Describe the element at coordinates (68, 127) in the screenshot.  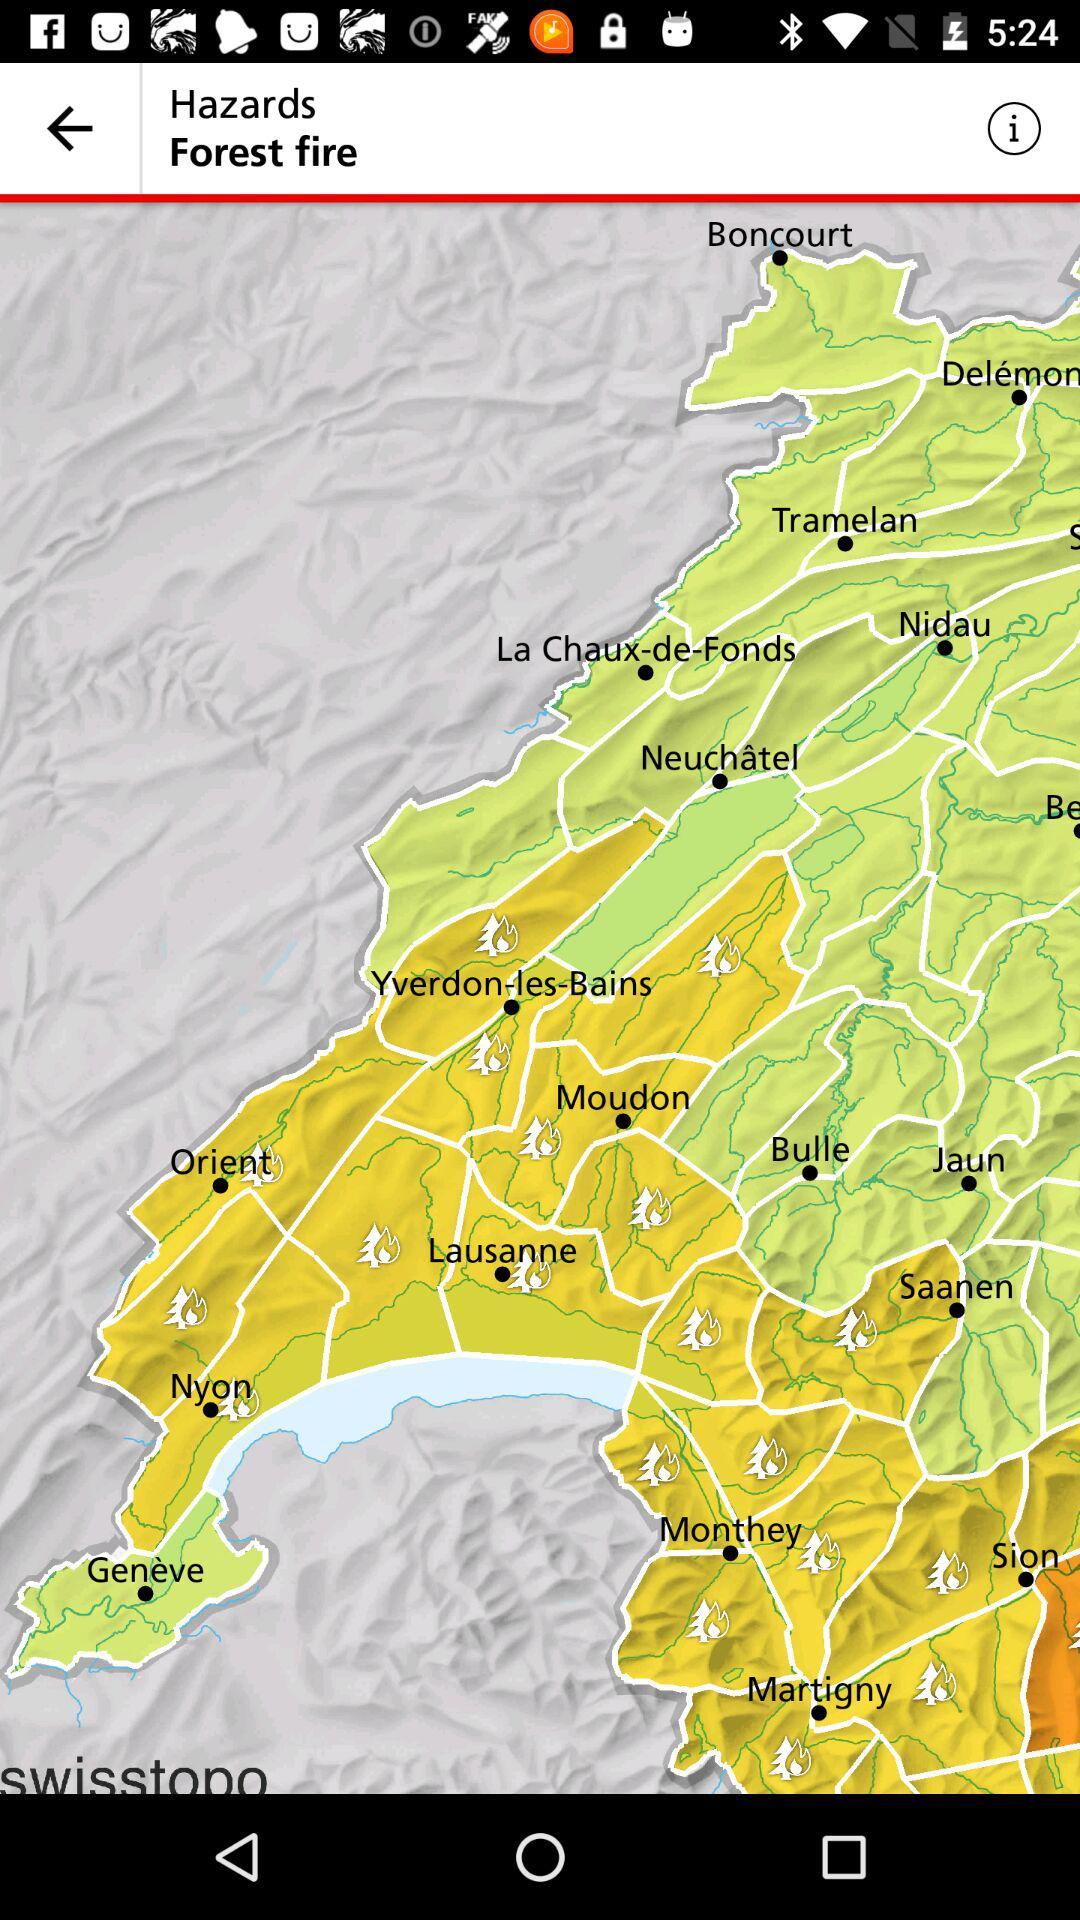
I see `item next to the hazards item` at that location.